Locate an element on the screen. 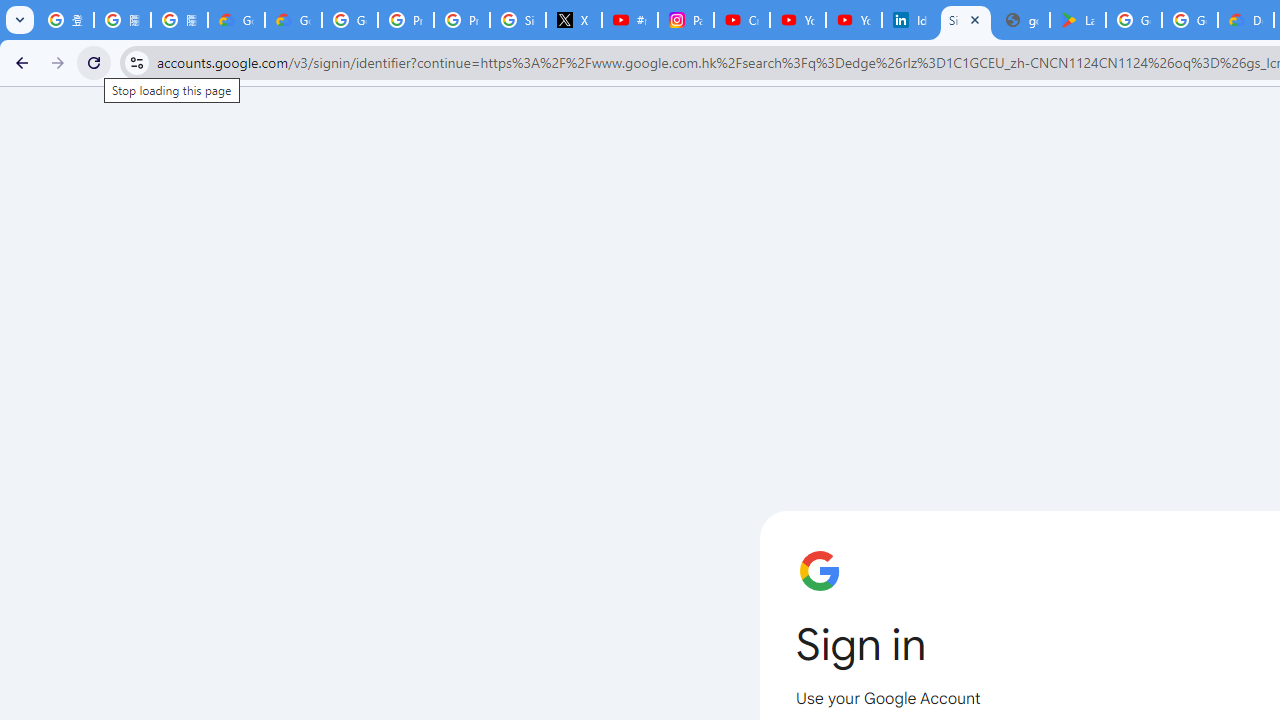  'X' is located at coordinates (573, 20).